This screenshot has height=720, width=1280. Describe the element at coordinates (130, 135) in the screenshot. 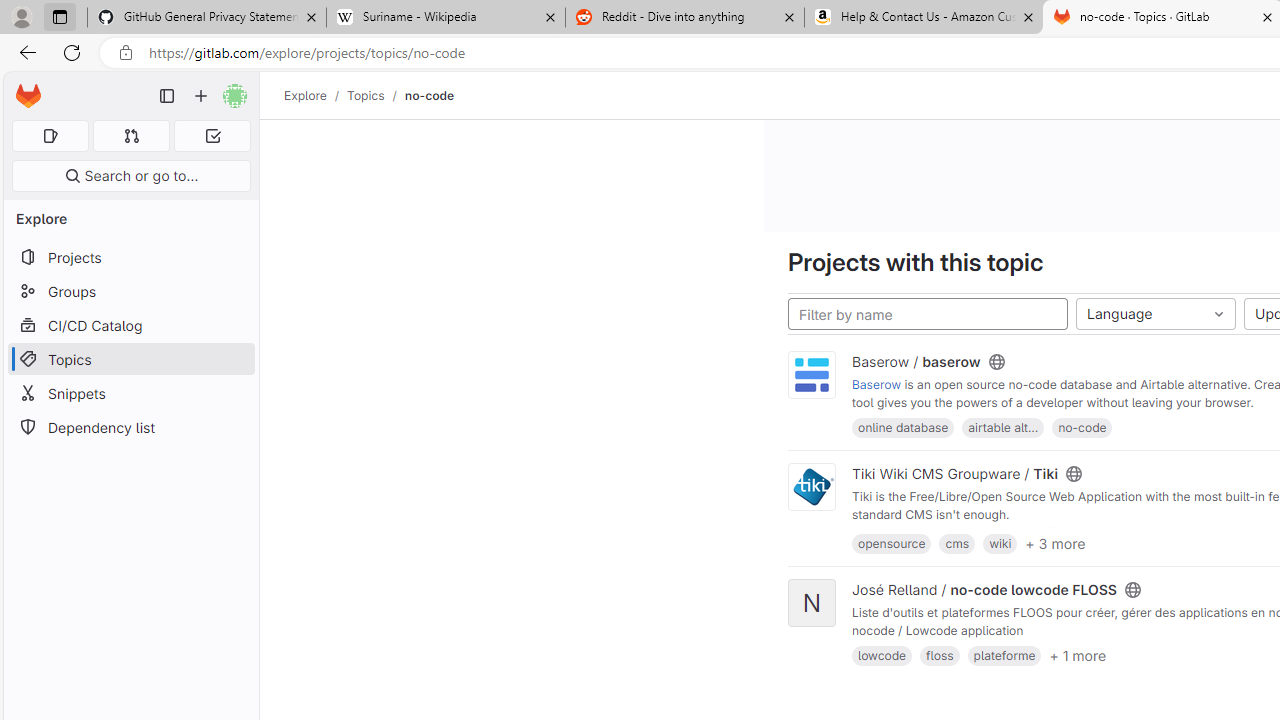

I see `'Merge requests 0'` at that location.